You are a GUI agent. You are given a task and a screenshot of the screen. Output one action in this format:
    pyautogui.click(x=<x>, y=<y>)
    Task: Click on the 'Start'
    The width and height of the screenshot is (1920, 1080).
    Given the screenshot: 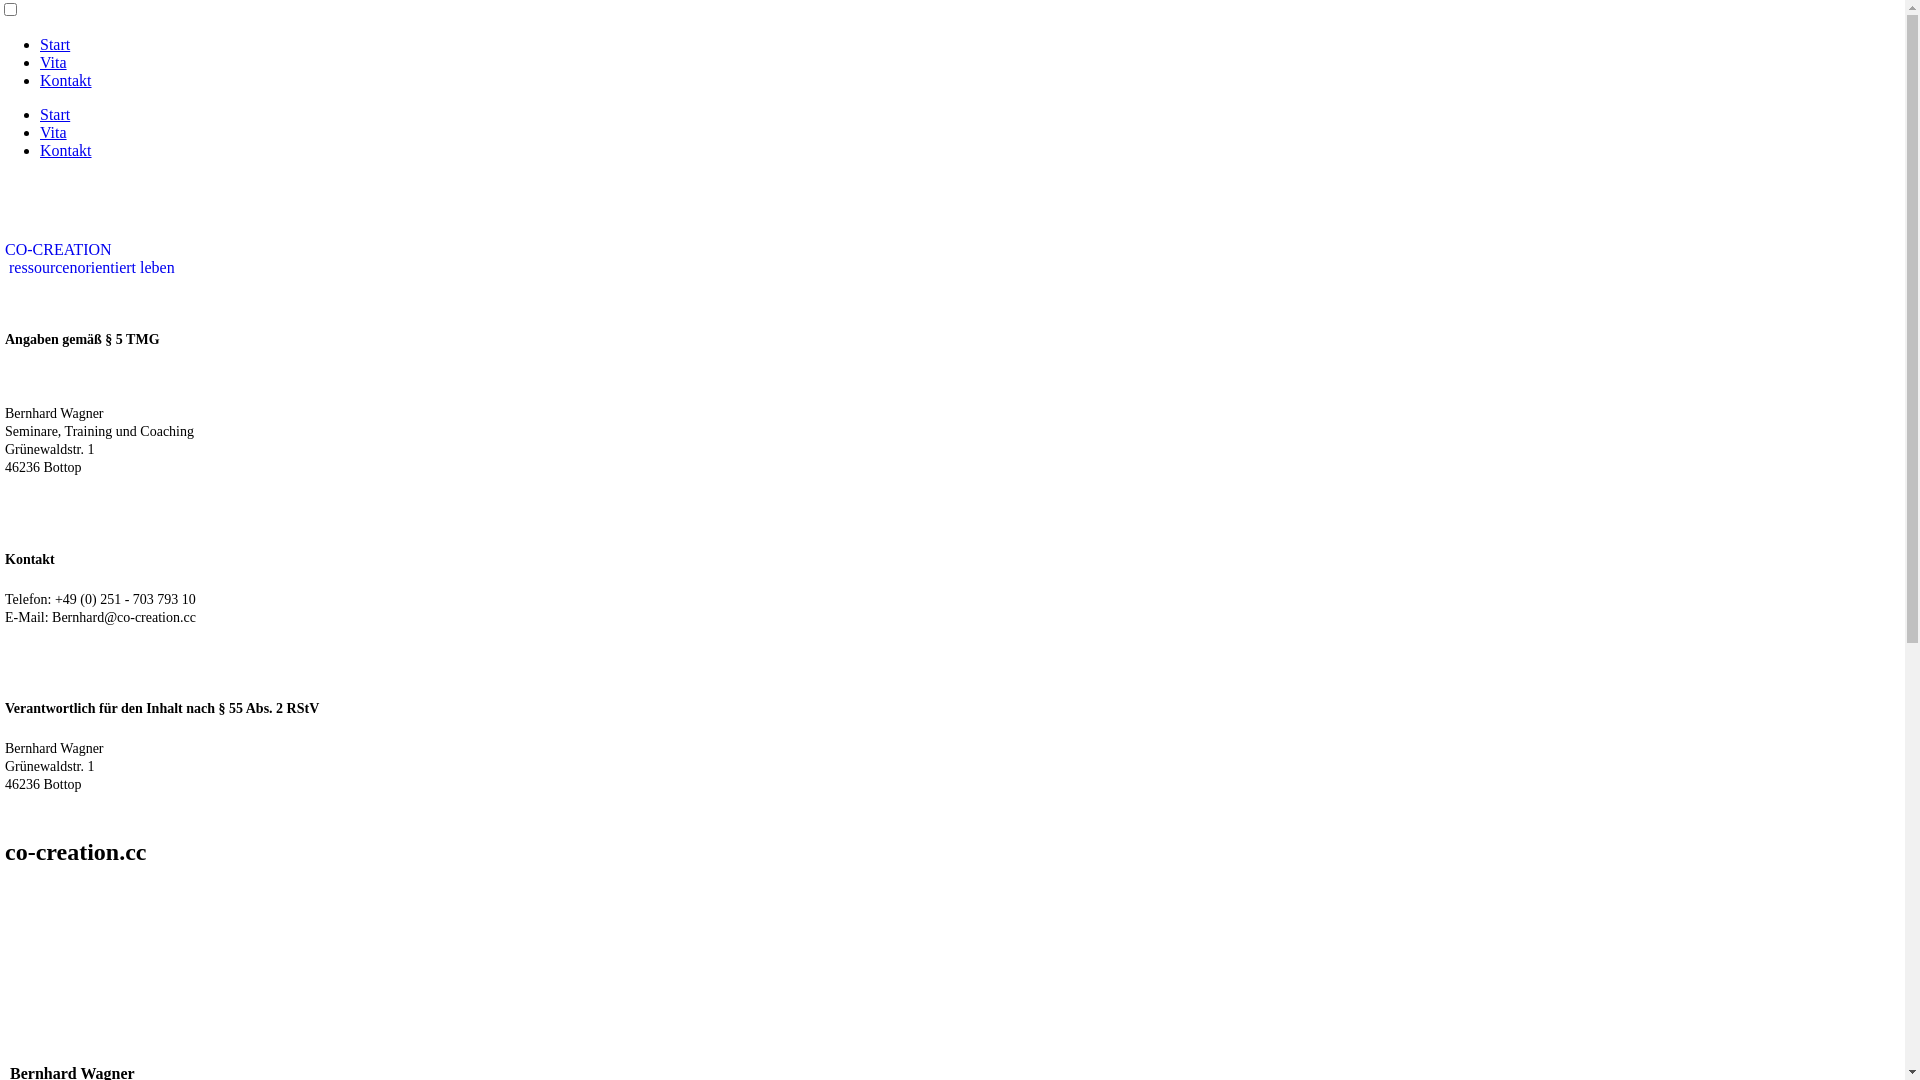 What is the action you would take?
    pyautogui.click(x=39, y=114)
    